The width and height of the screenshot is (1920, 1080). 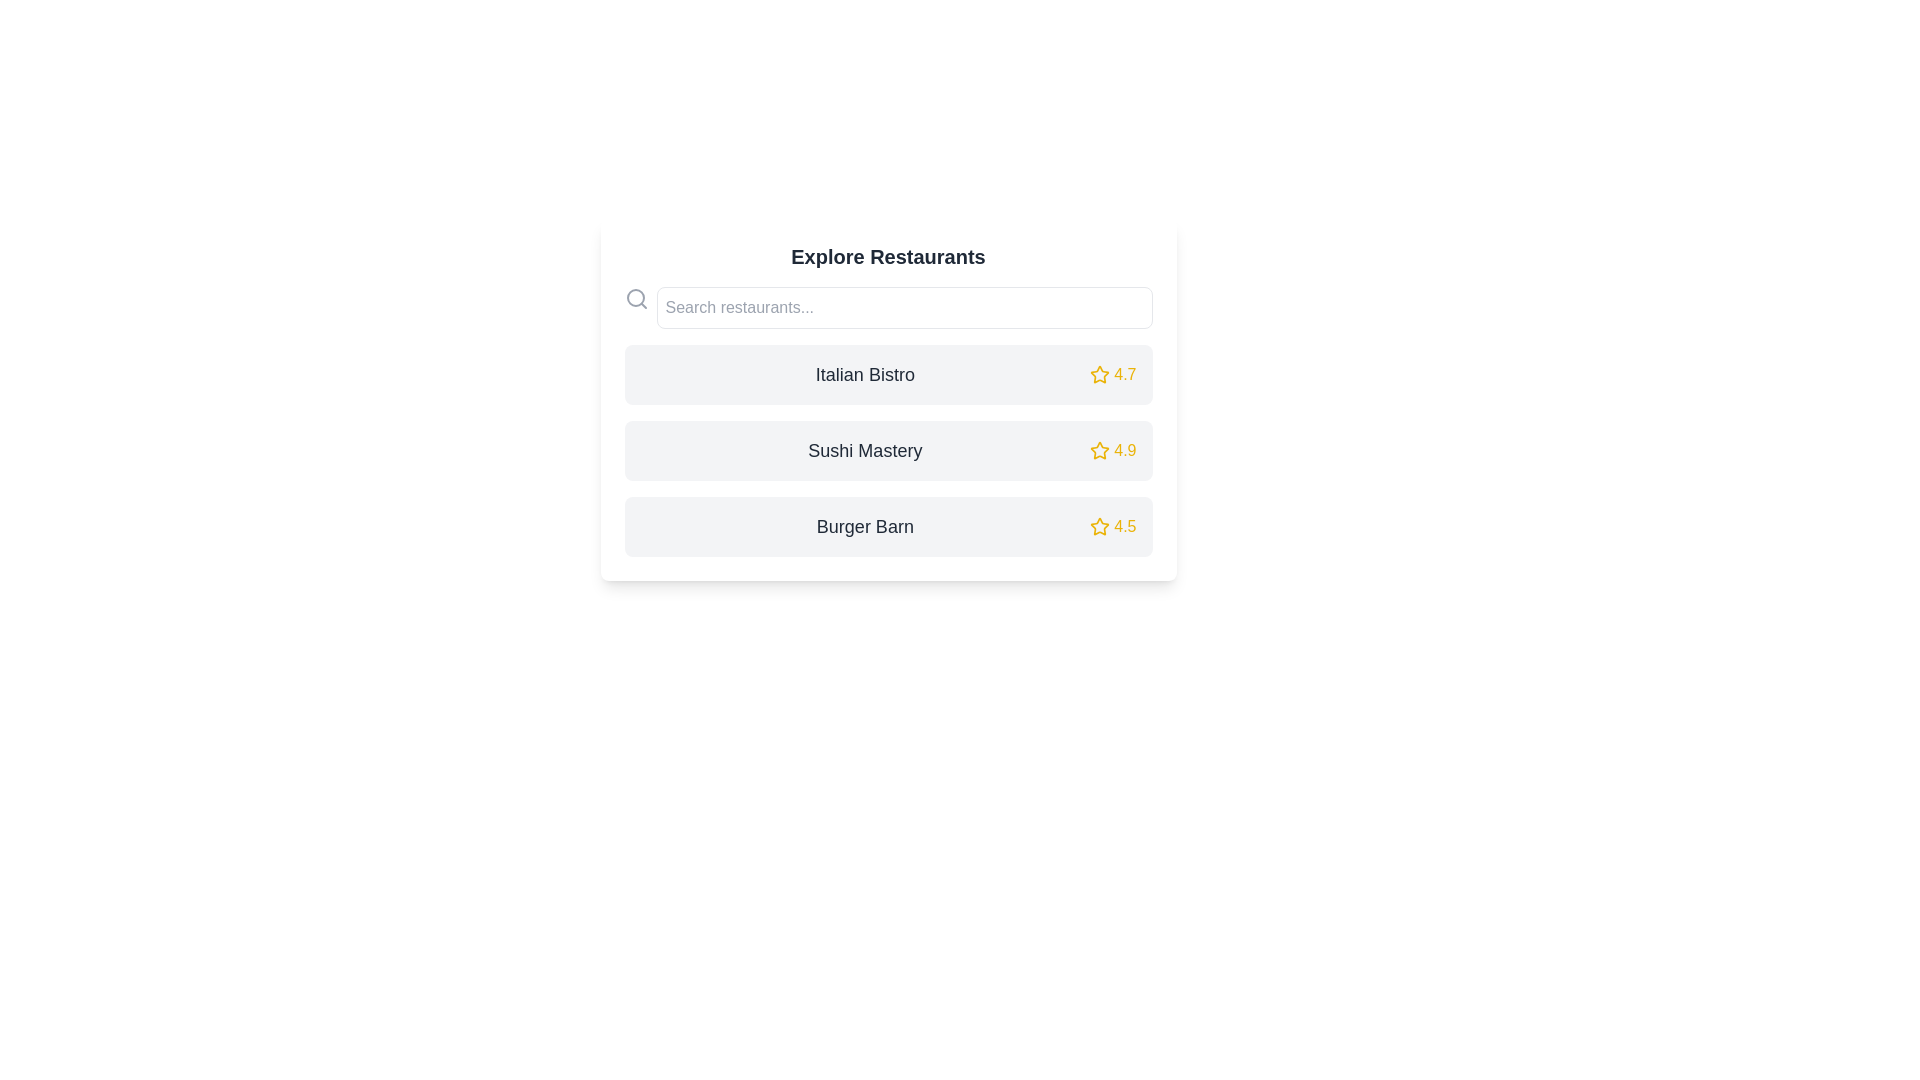 I want to click on the text label that visually represents the rating value of the 'Burger Barn' menu item, so click(x=1125, y=526).